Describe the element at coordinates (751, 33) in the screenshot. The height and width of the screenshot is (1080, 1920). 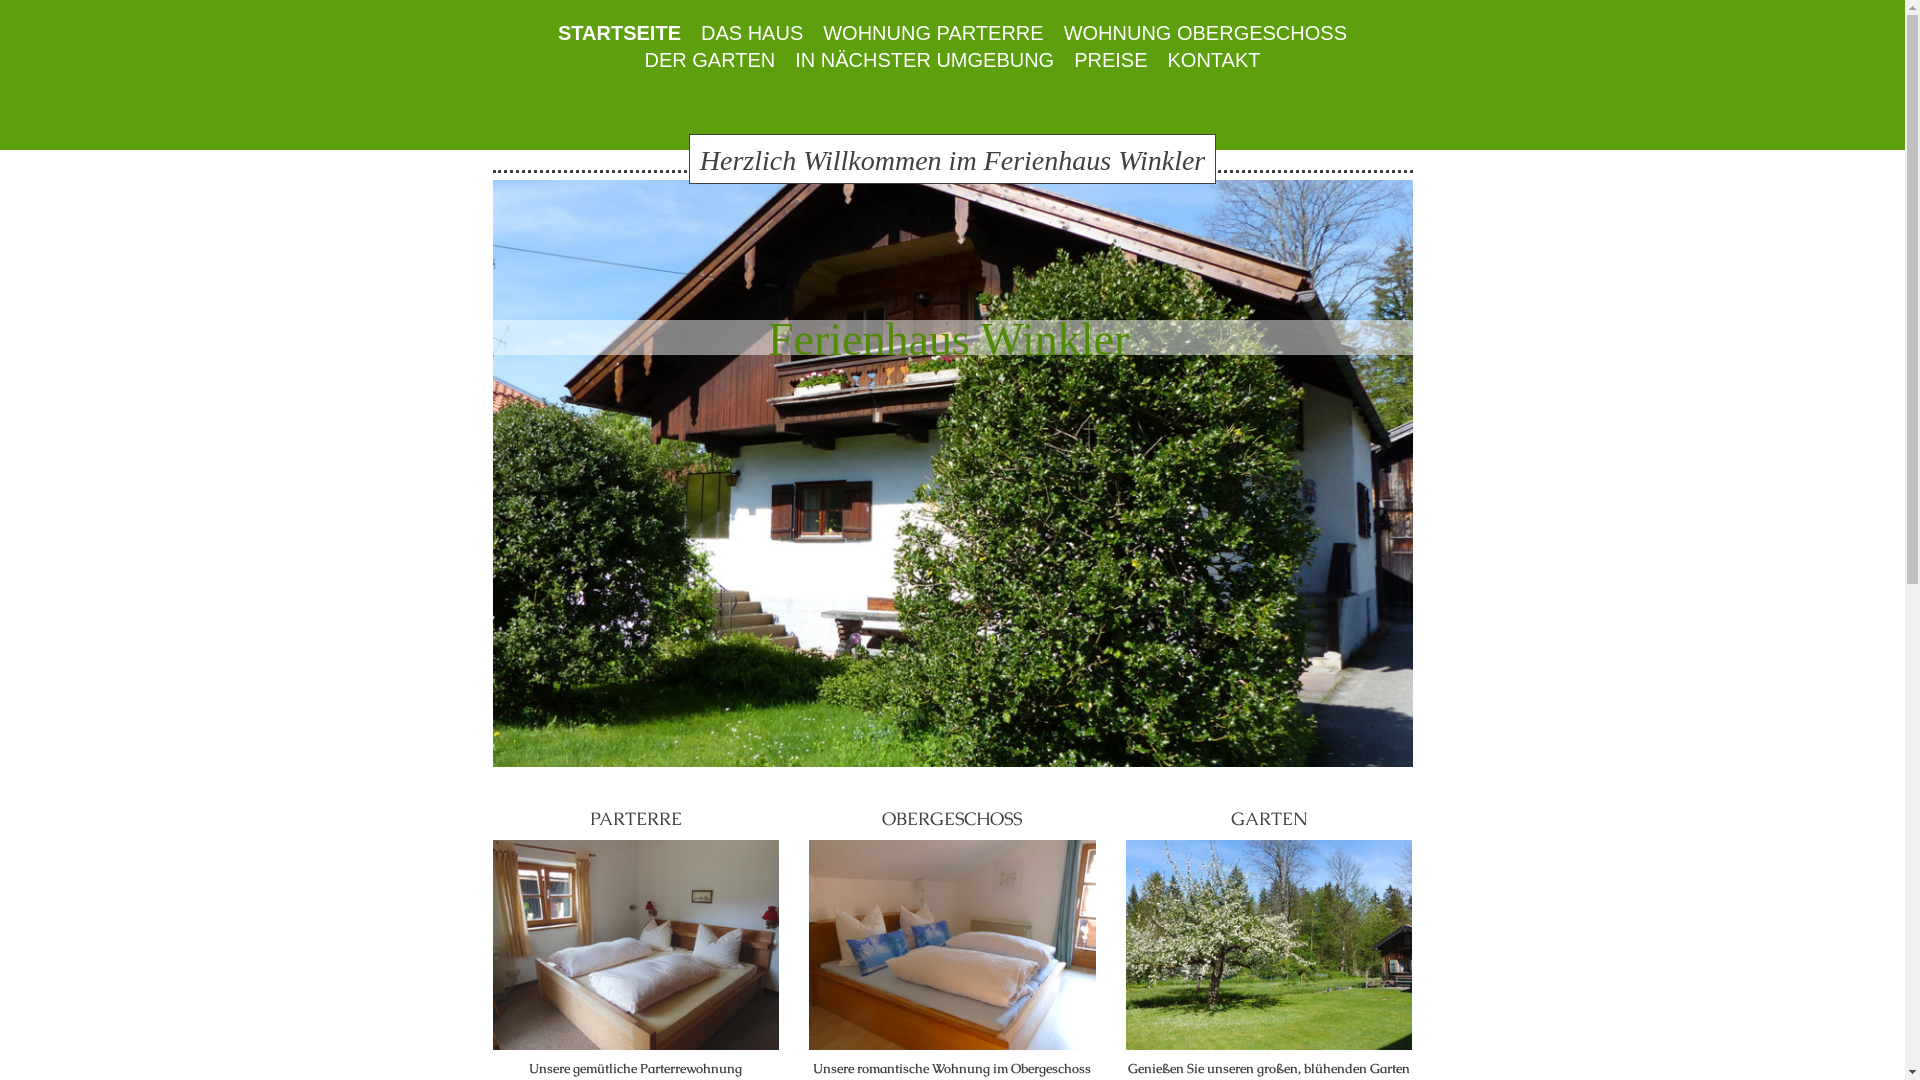
I see `'DAS HAUS'` at that location.